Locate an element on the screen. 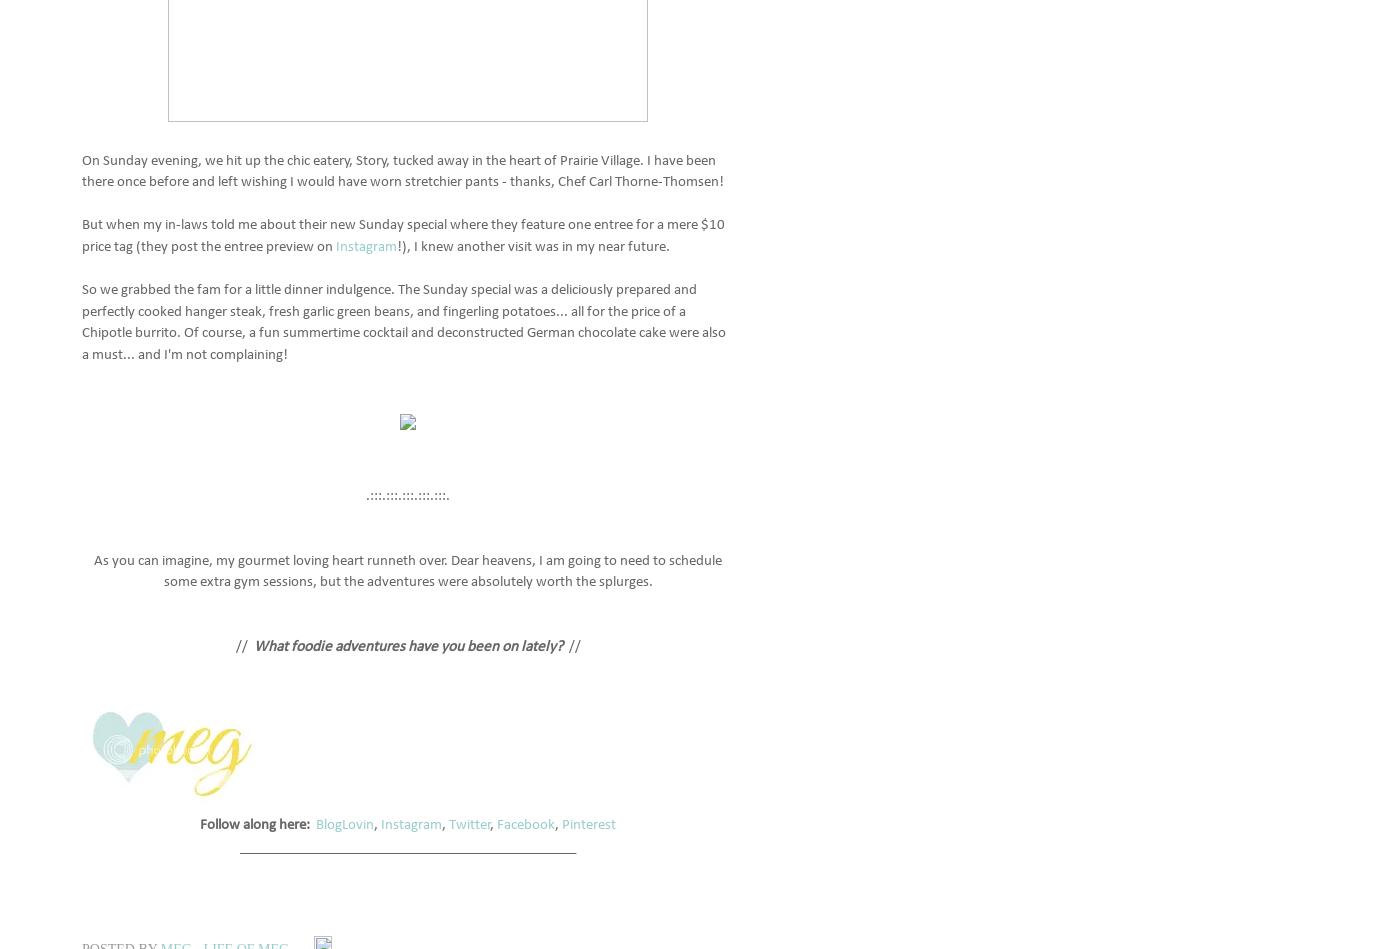 Image resolution: width=1374 pixels, height=949 pixels. 'Twitter' is located at coordinates (470, 823).